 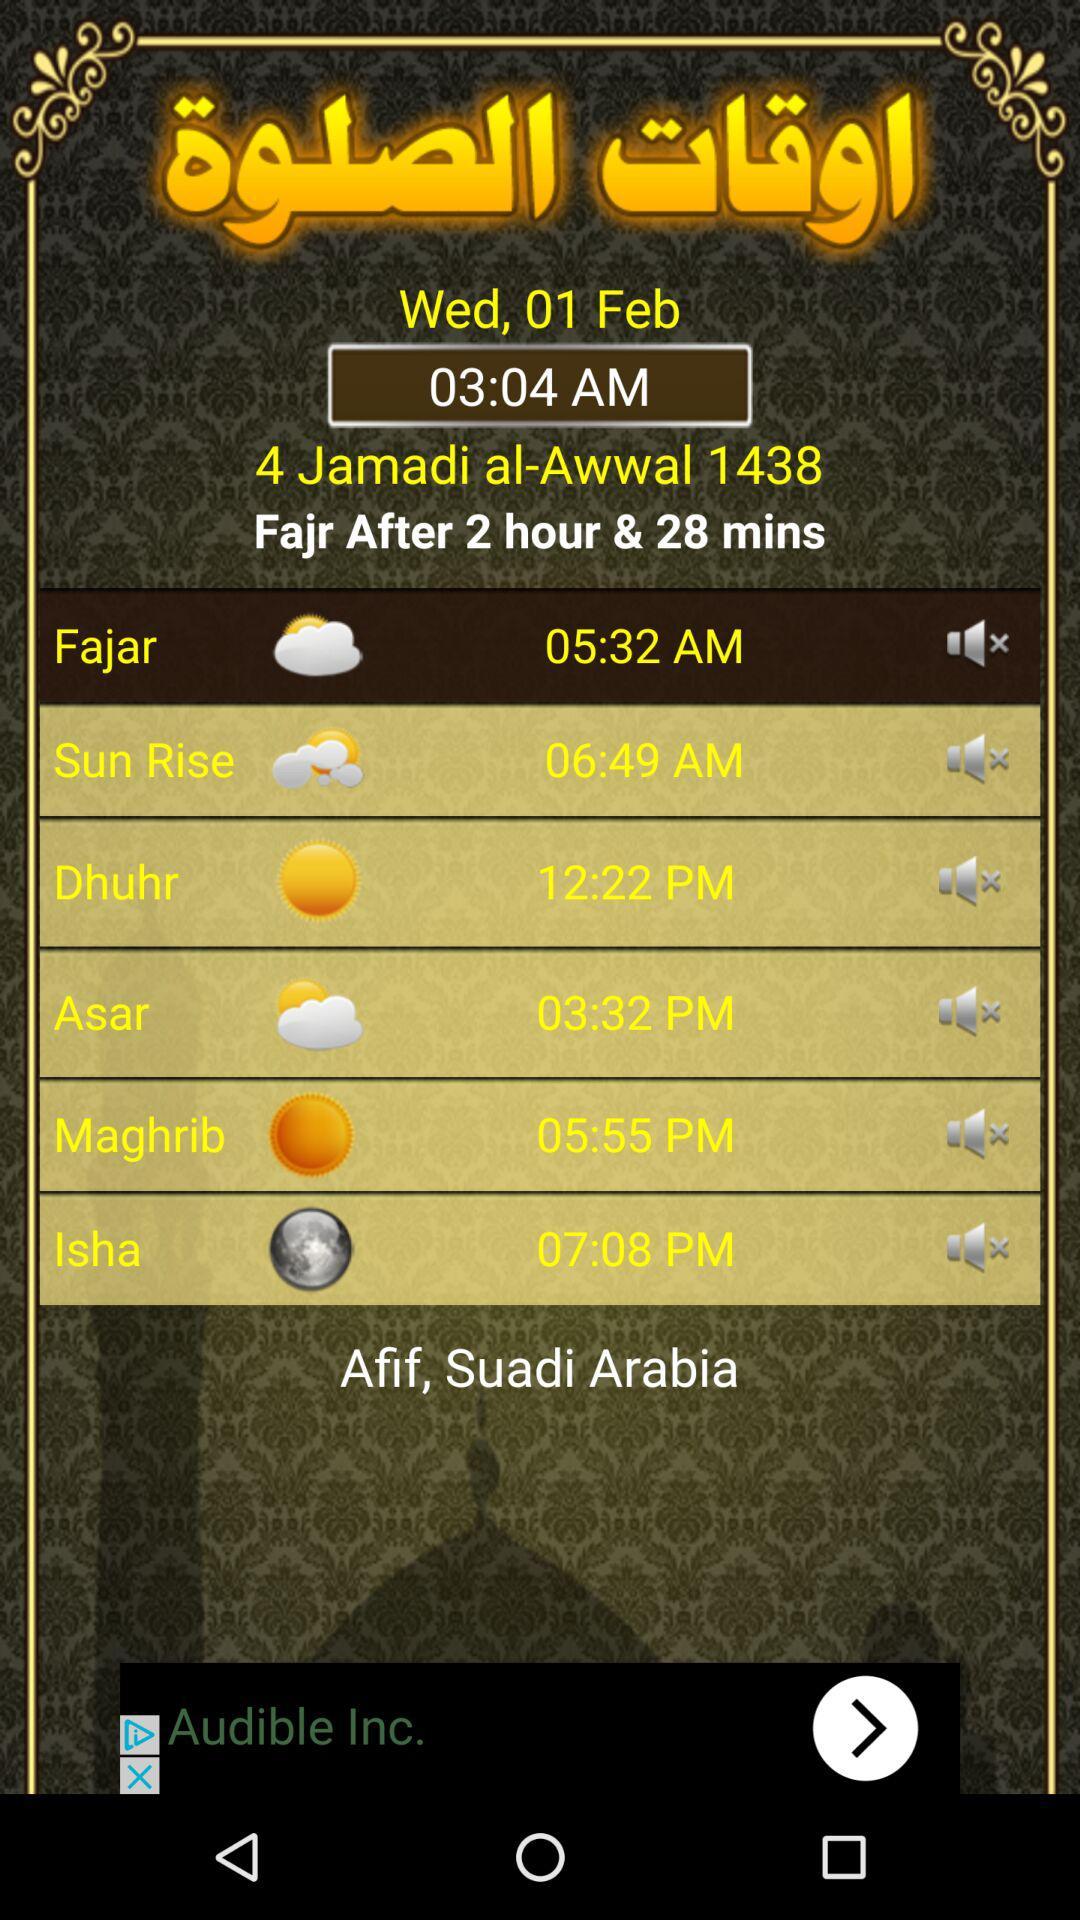 I want to click on sound, so click(x=977, y=644).